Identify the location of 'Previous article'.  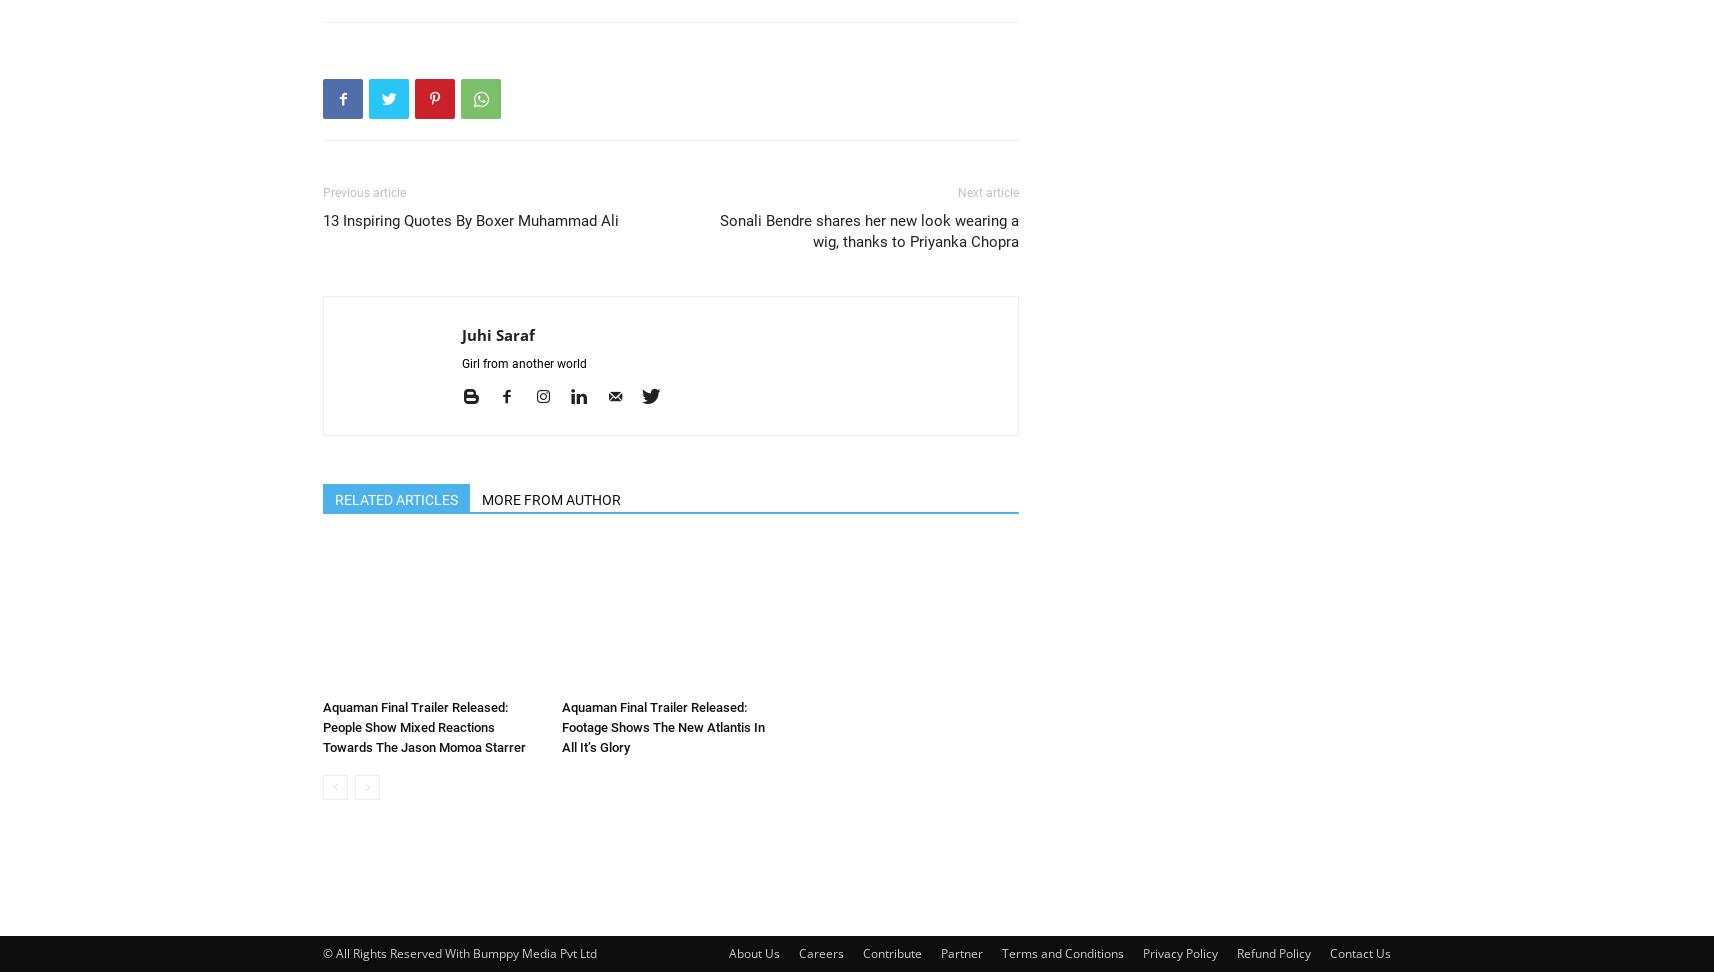
(363, 192).